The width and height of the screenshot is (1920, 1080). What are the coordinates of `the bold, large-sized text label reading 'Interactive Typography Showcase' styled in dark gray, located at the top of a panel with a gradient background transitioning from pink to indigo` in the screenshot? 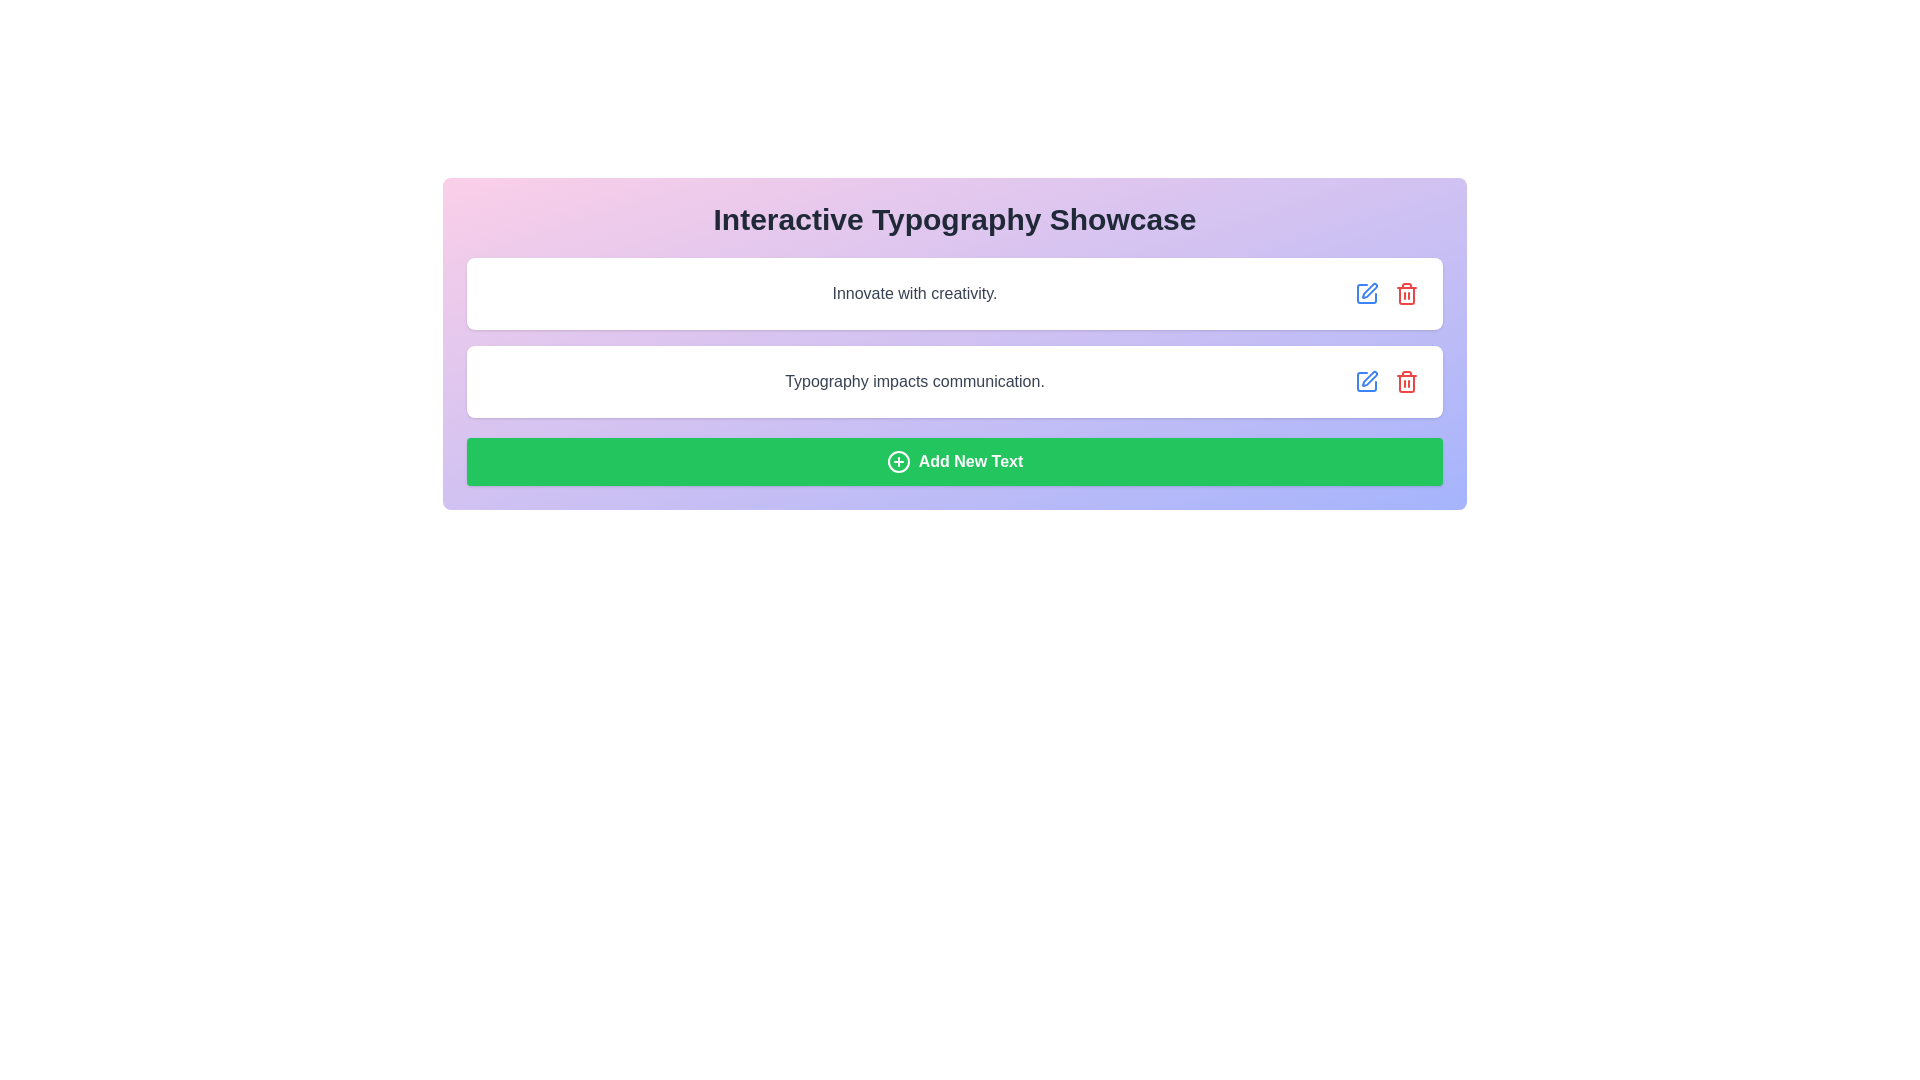 It's located at (954, 219).